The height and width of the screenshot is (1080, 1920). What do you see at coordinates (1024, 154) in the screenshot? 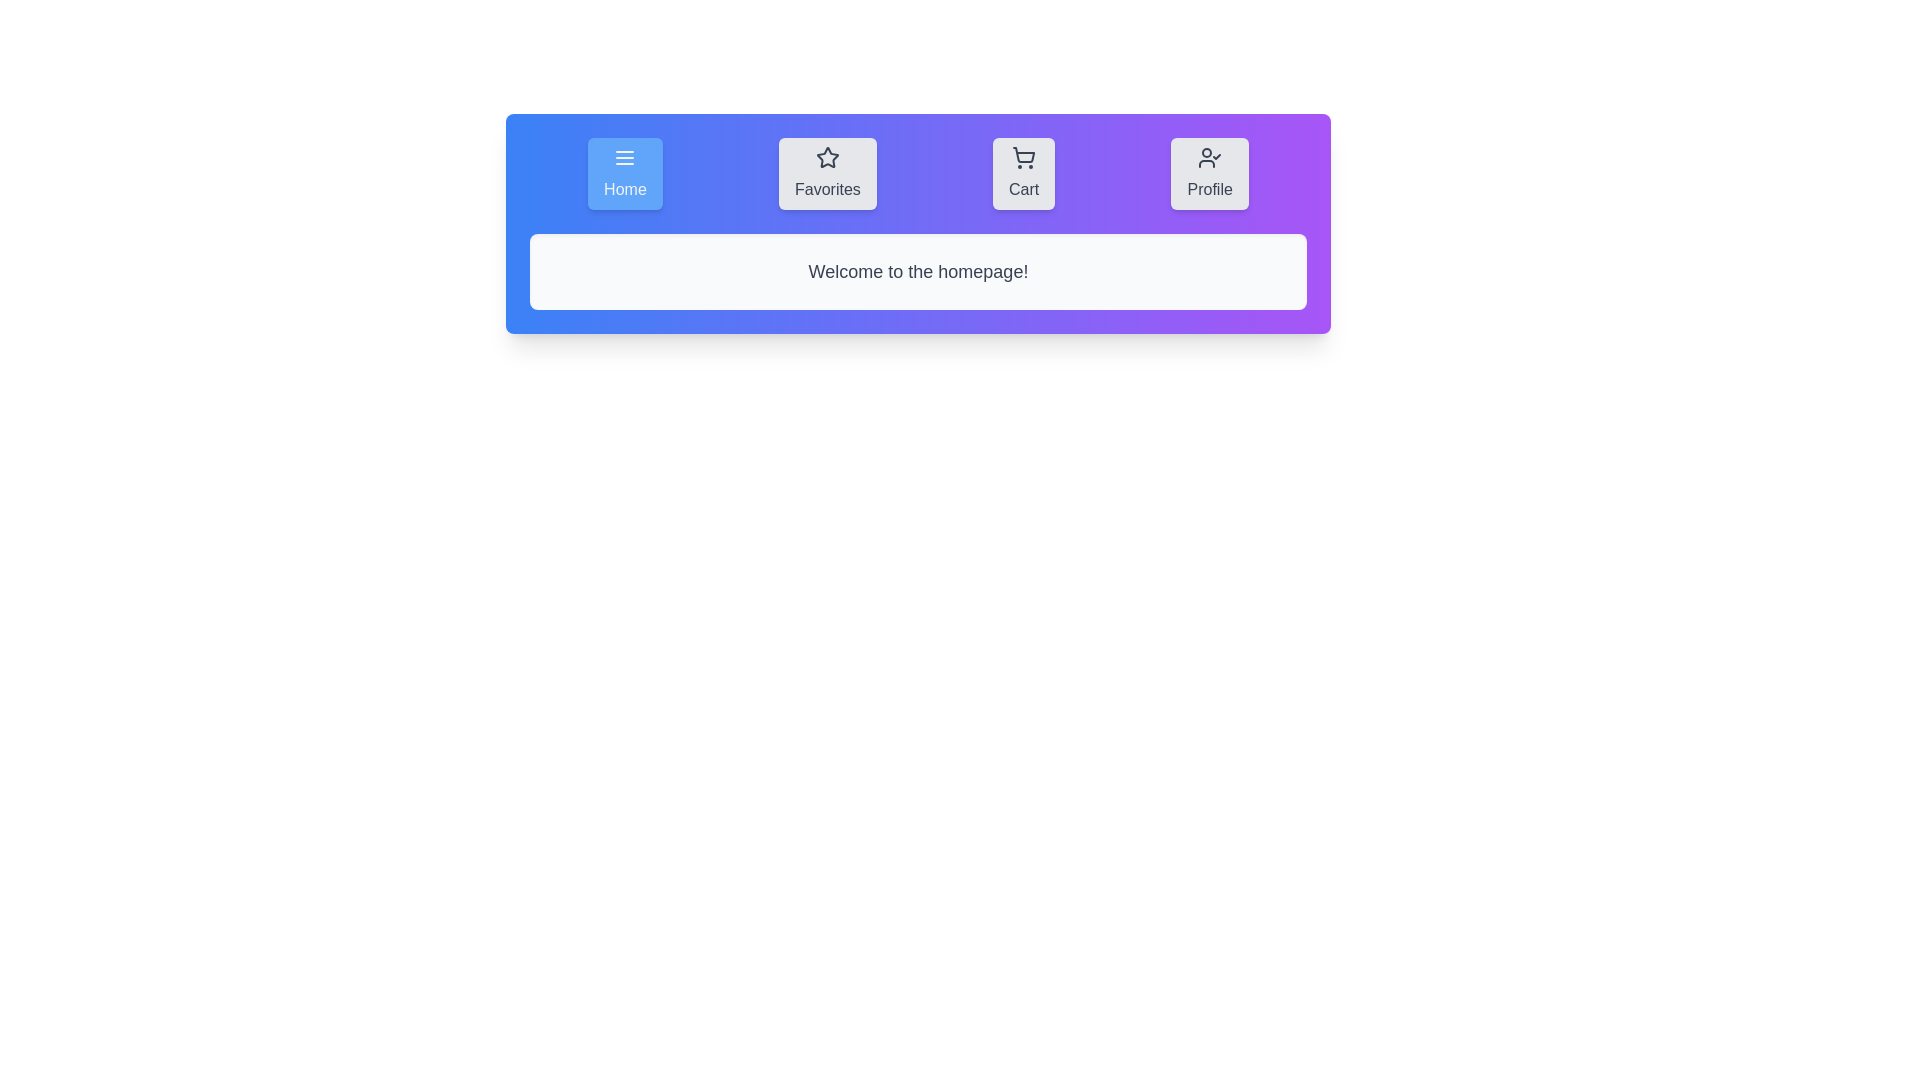
I see `the shopping cart icon located in the 'Cart' button within the navigation bar` at bounding box center [1024, 154].